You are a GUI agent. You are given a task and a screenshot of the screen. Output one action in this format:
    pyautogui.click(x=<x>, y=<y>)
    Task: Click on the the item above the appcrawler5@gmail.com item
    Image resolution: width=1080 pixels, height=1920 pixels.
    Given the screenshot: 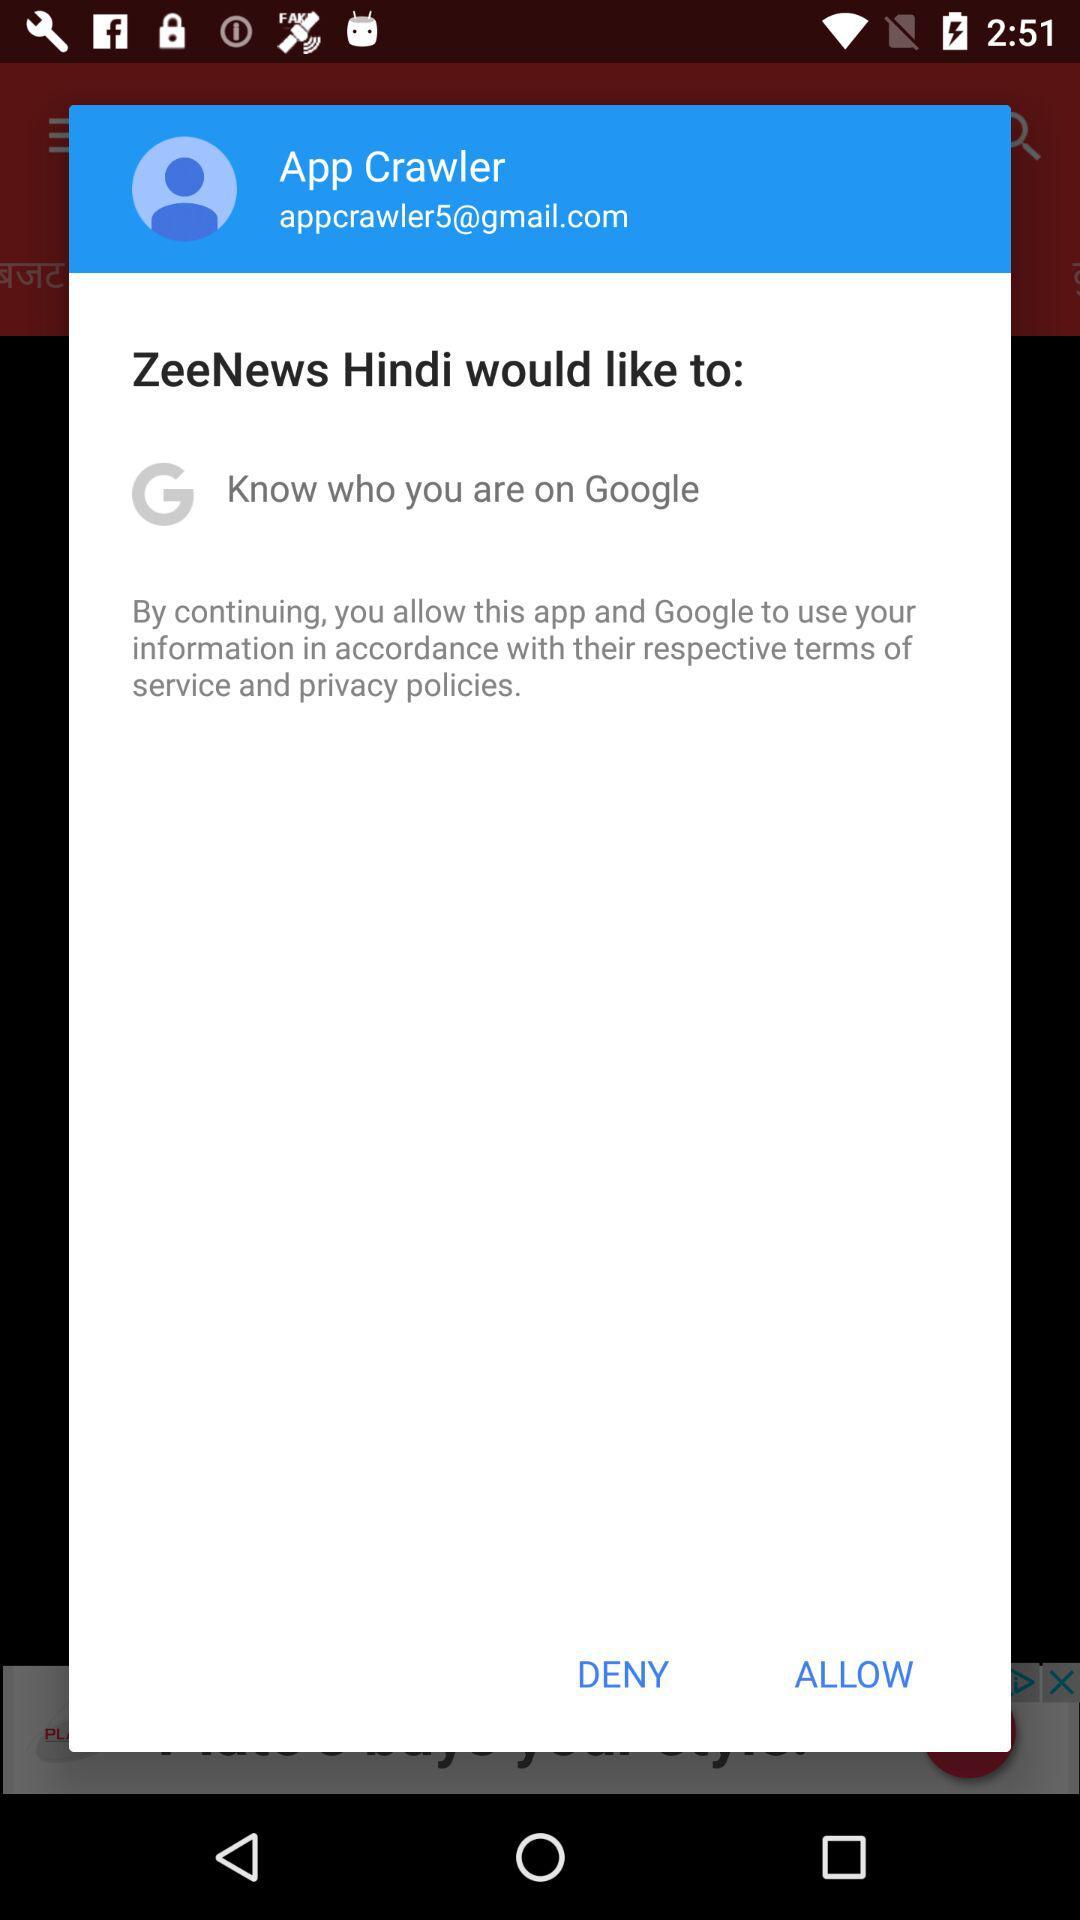 What is the action you would take?
    pyautogui.click(x=392, y=164)
    